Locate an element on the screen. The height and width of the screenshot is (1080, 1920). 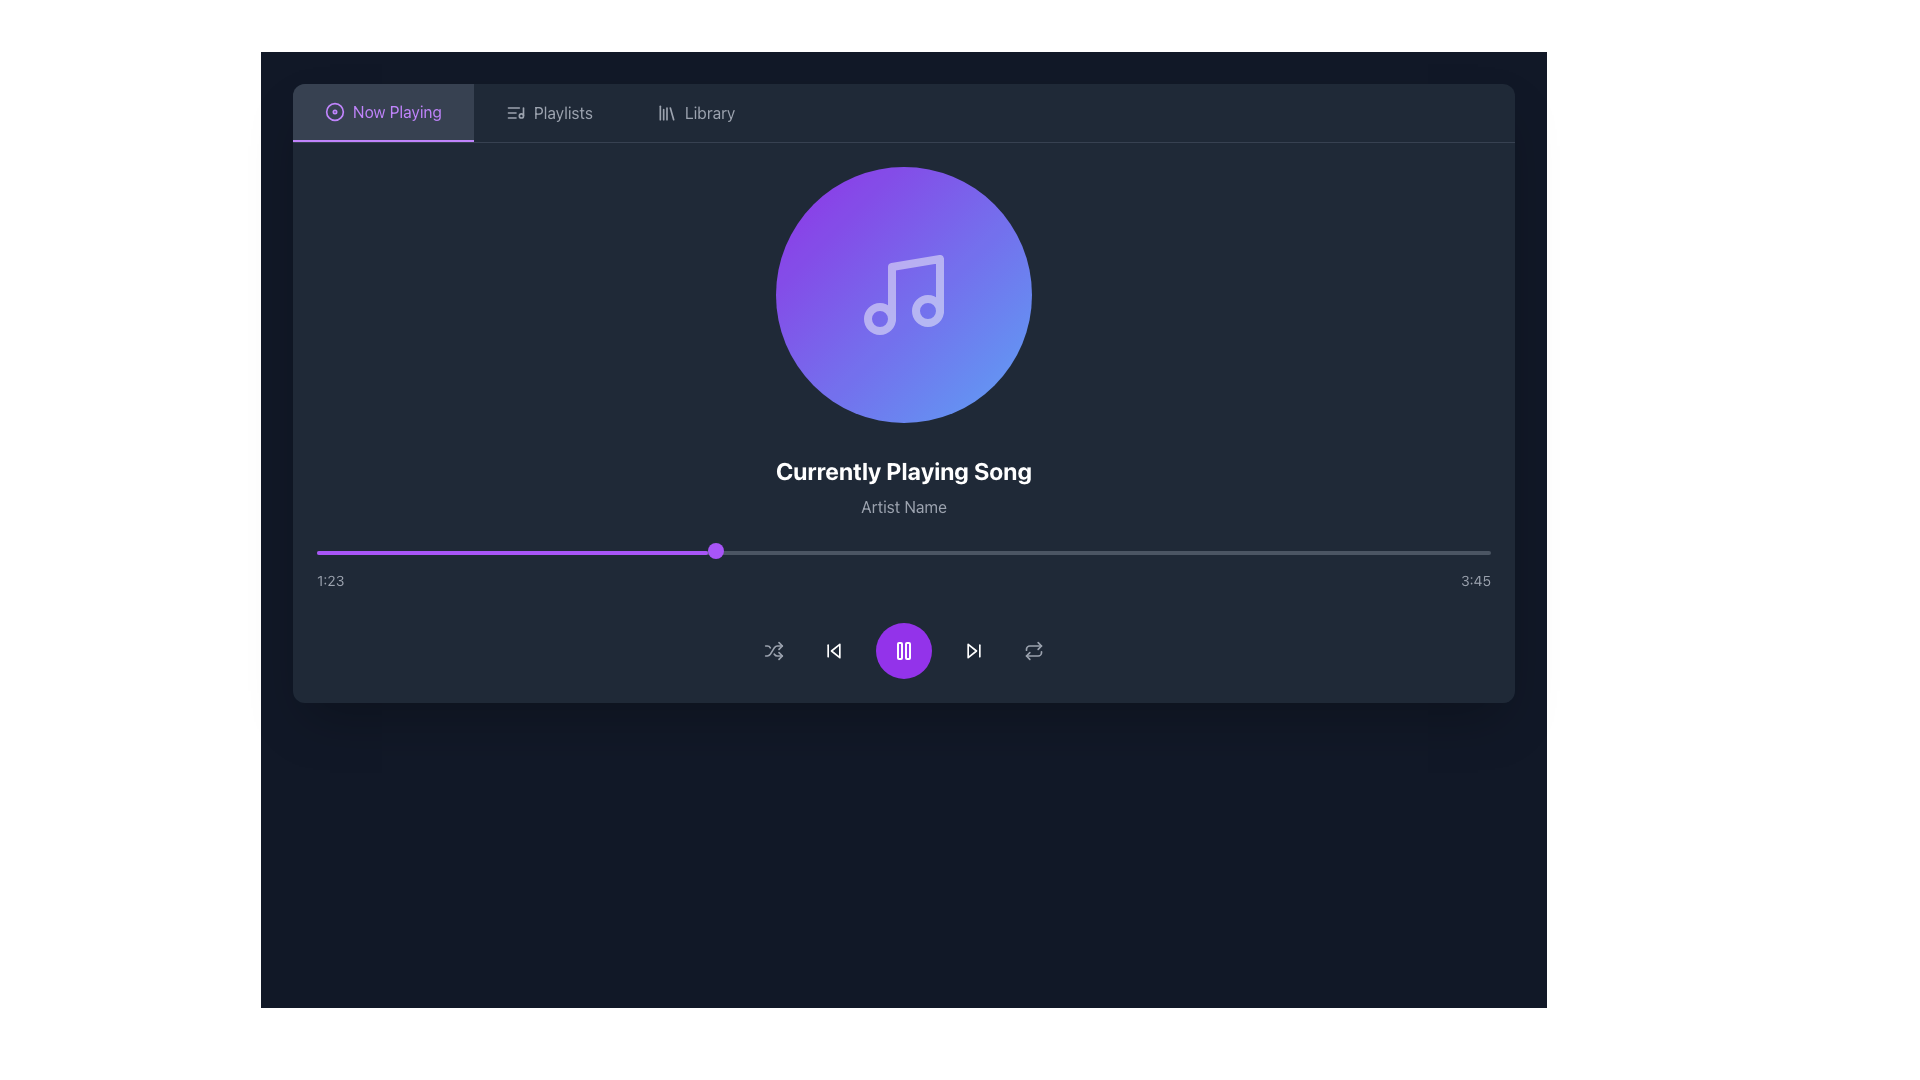
the playback position is located at coordinates (1260, 552).